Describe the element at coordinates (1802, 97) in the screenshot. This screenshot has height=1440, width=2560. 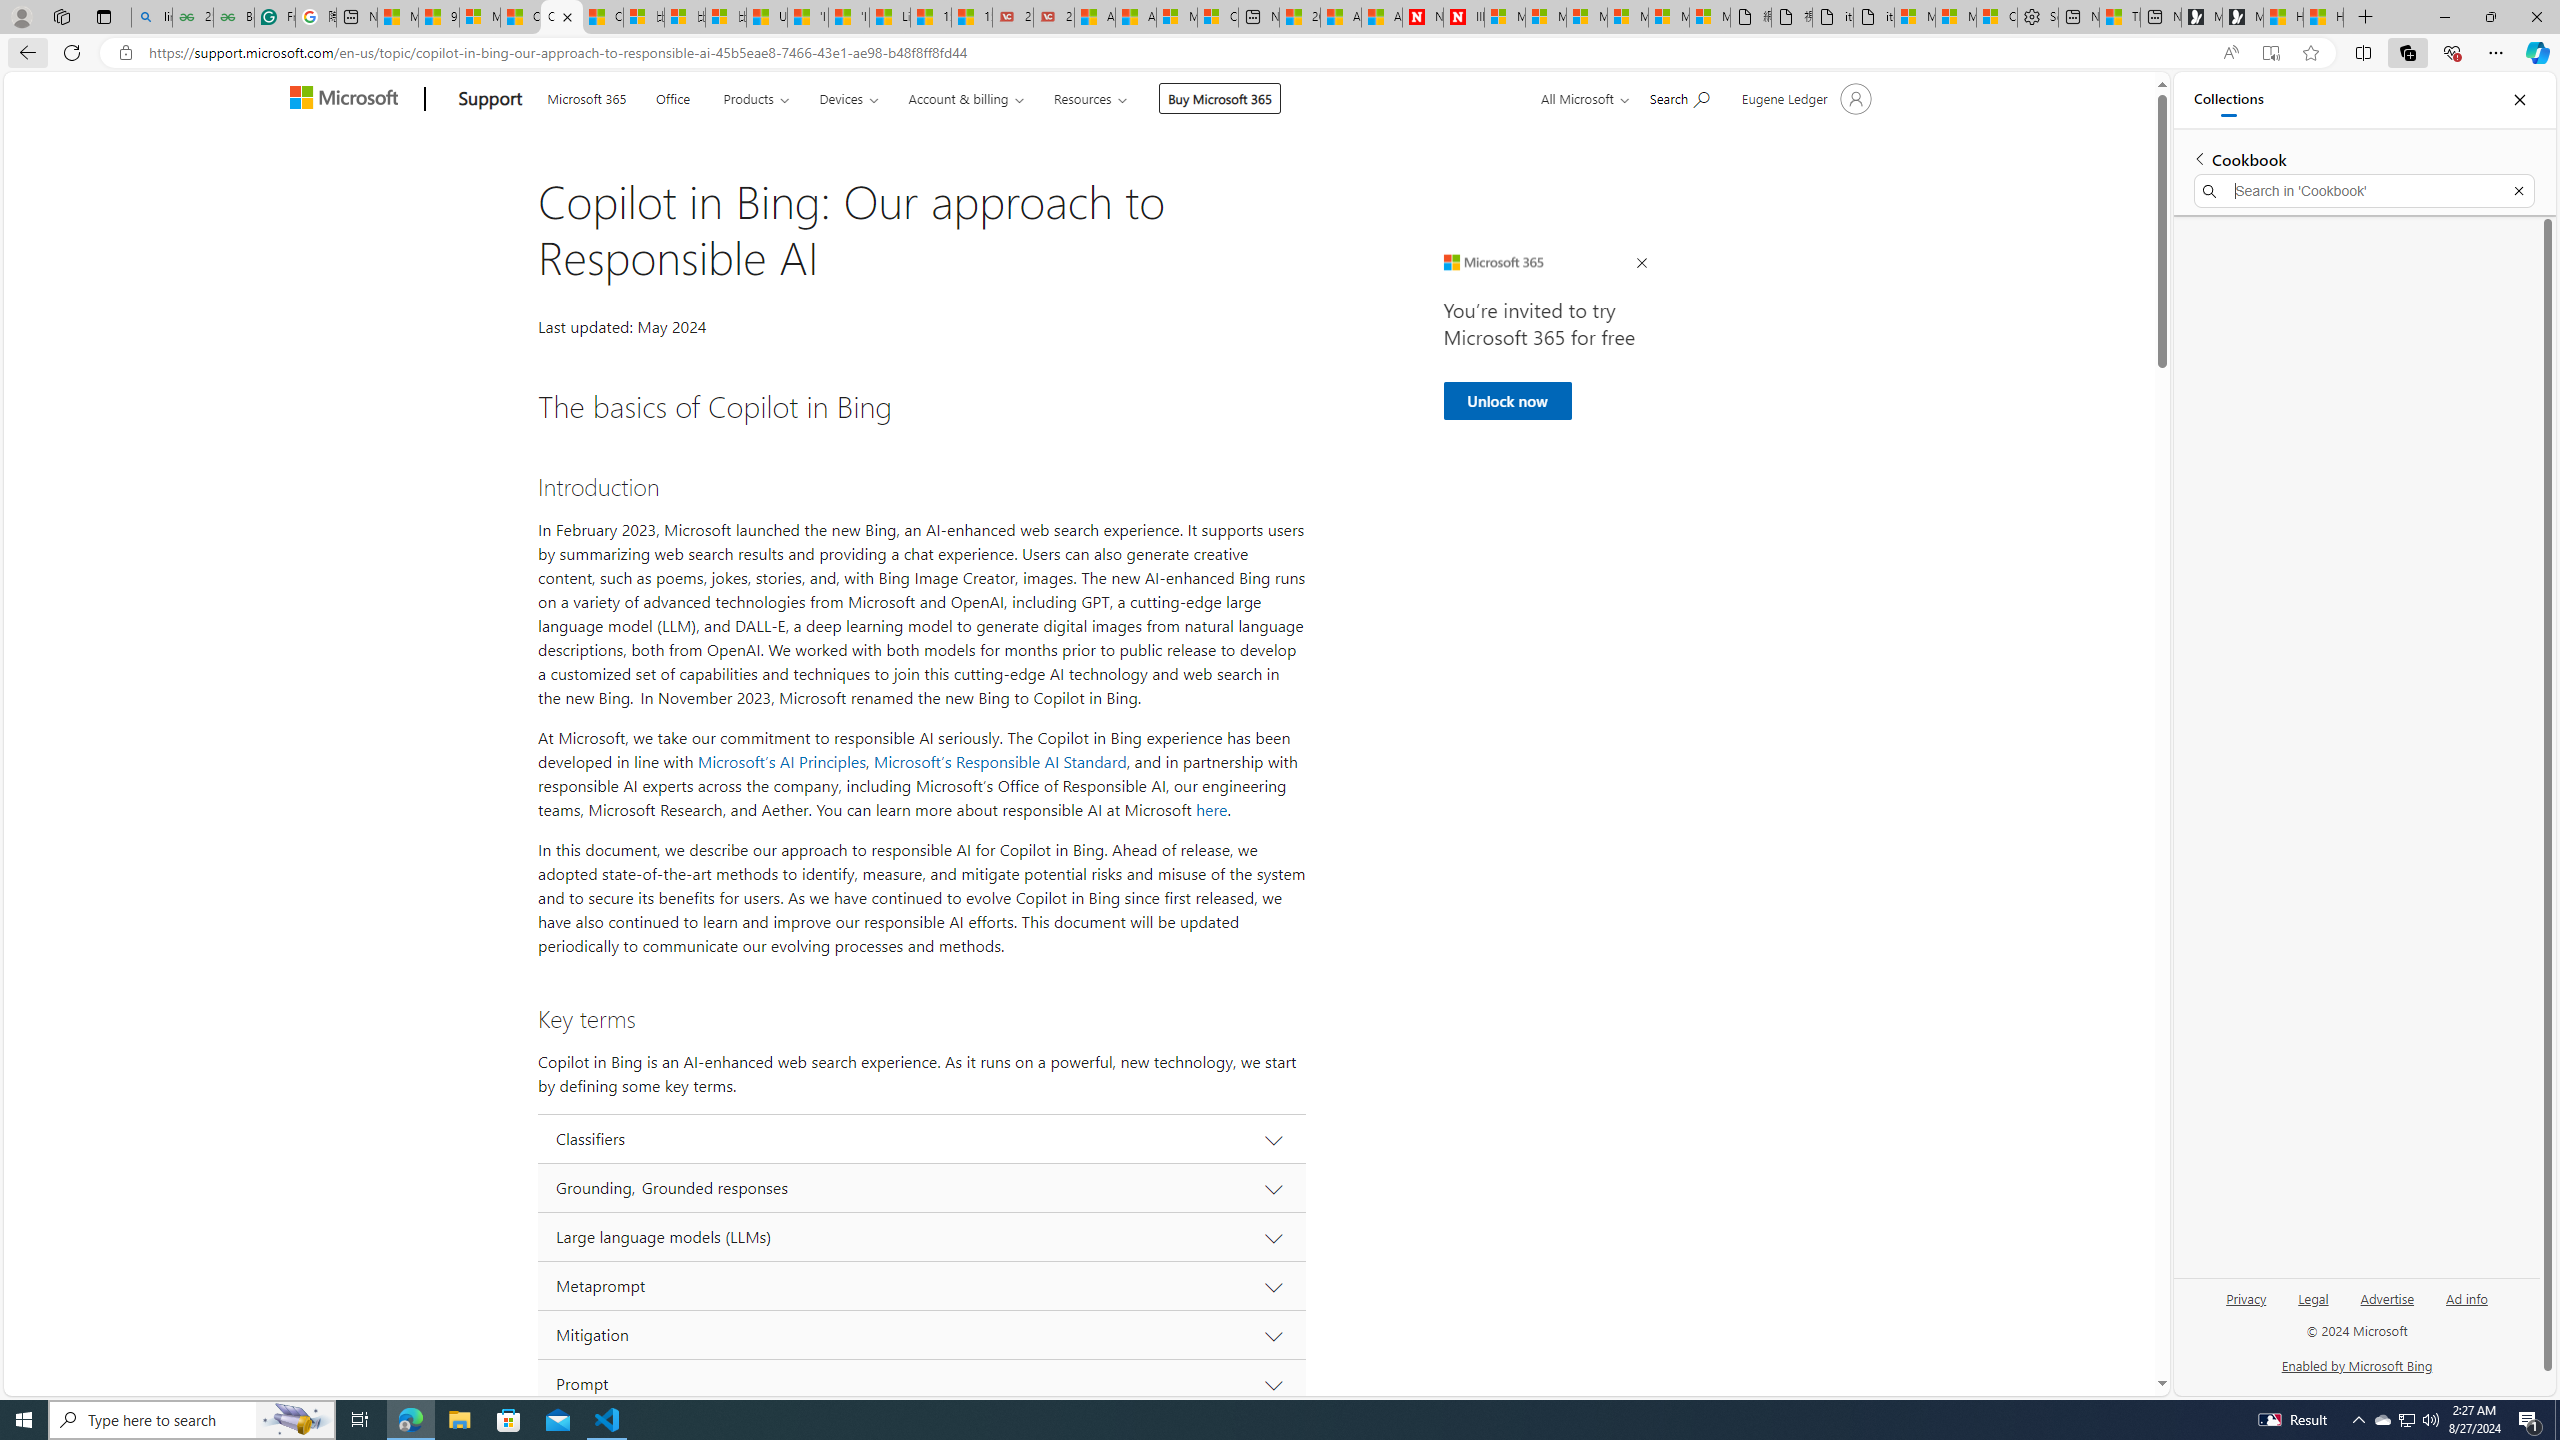
I see `'Account manager for Eugene Ledger'` at that location.